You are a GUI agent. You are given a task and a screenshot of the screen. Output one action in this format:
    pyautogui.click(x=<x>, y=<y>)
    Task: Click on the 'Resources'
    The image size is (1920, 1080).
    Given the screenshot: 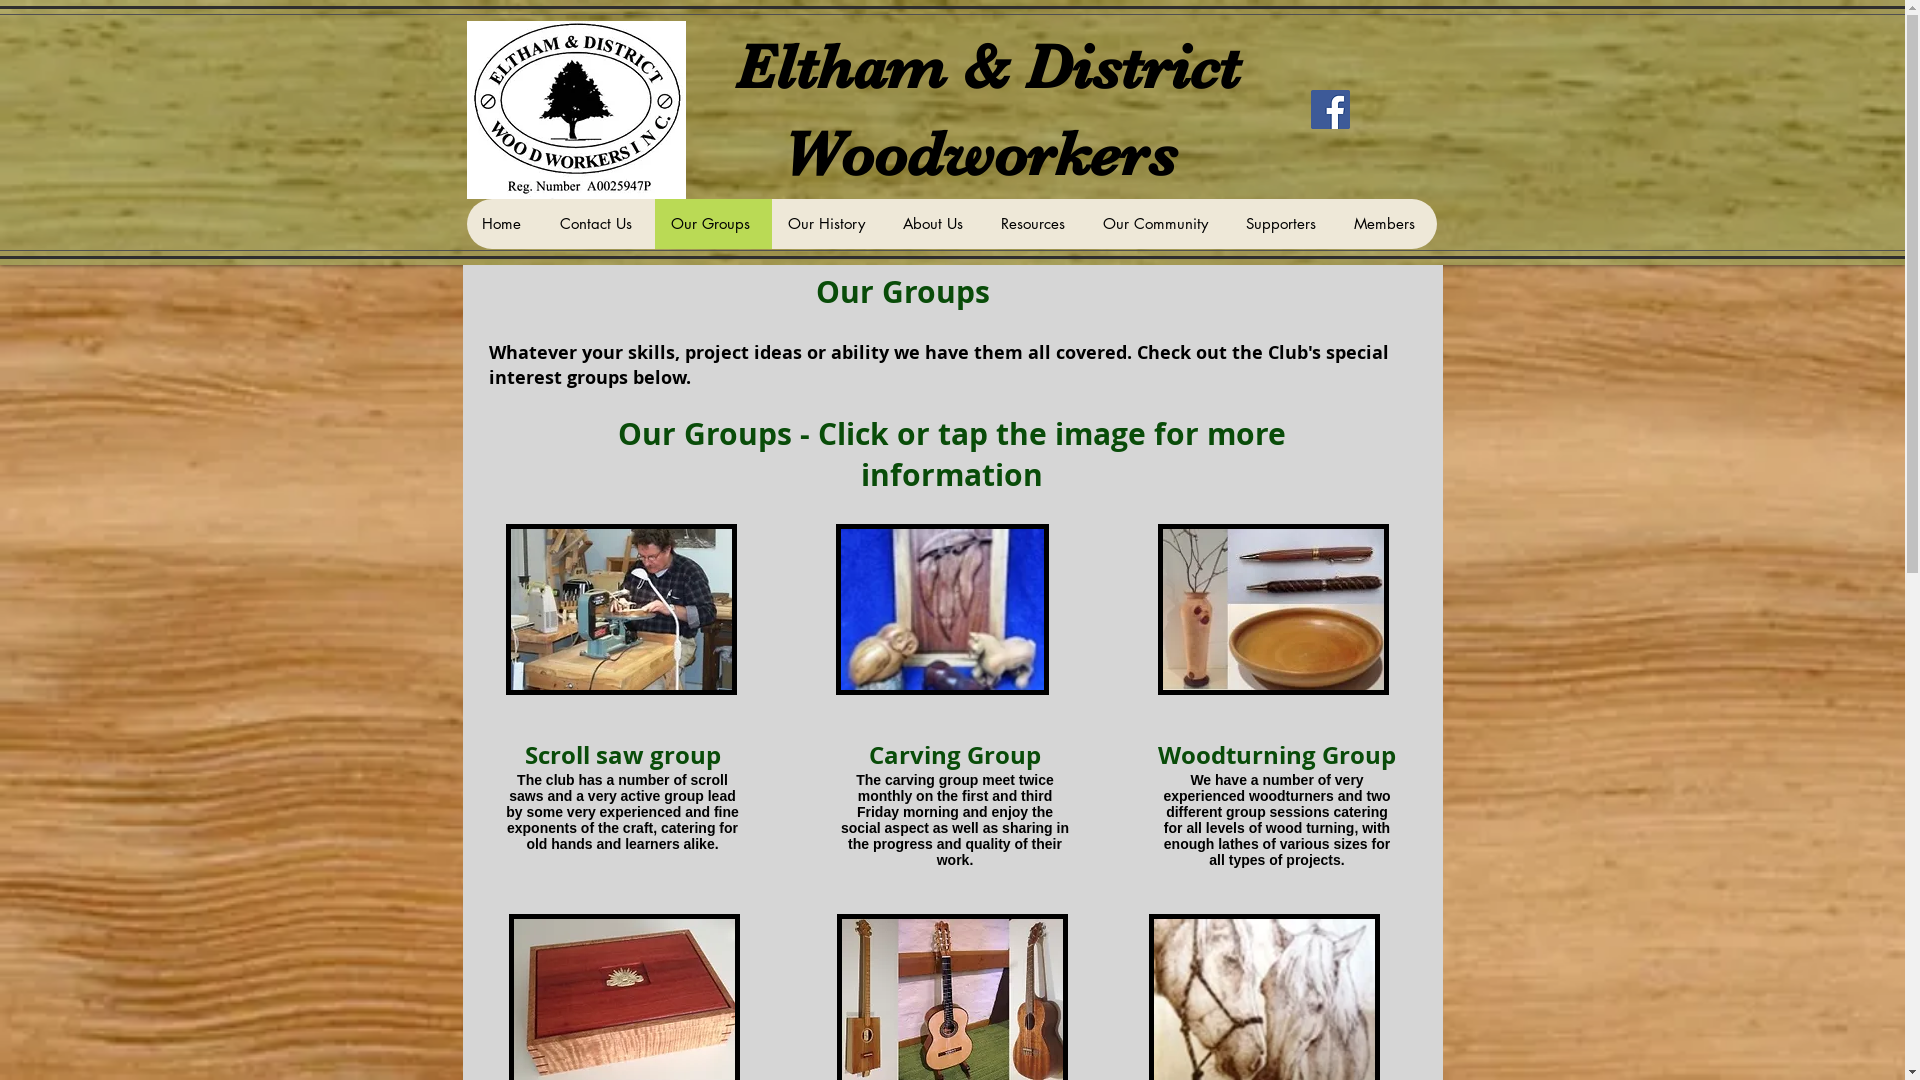 What is the action you would take?
    pyautogui.click(x=1035, y=223)
    